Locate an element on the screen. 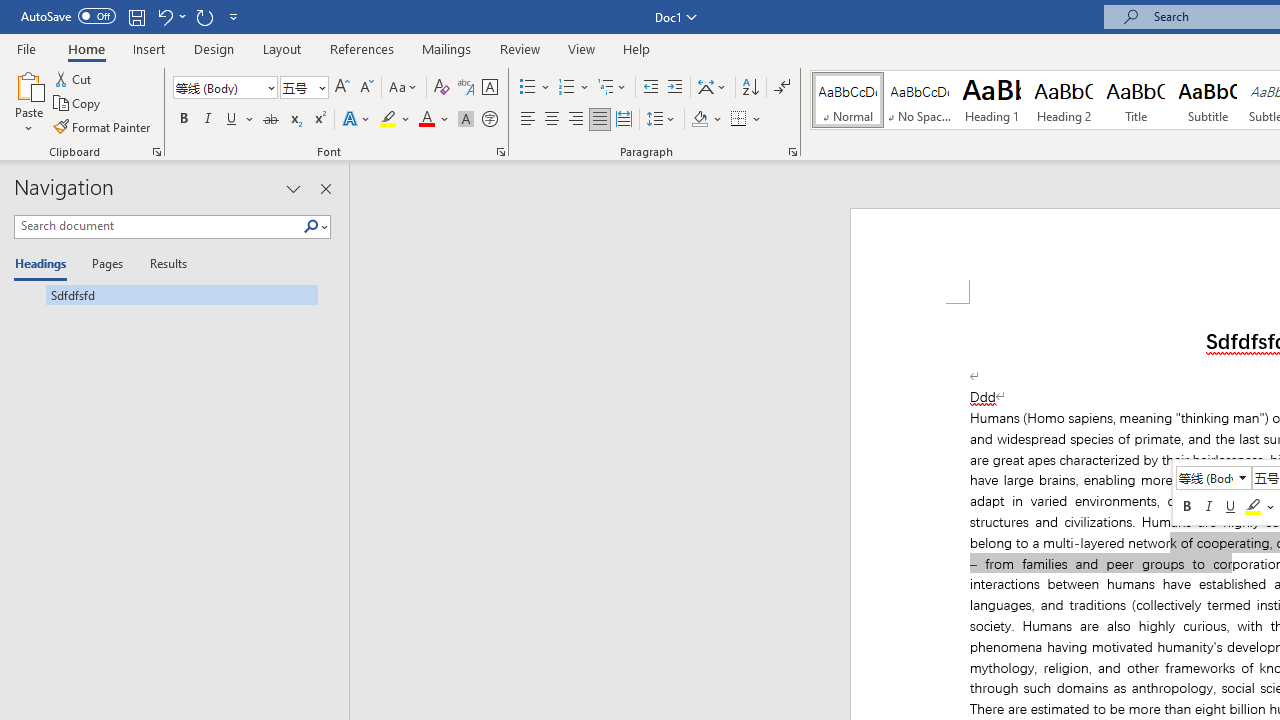 The height and width of the screenshot is (720, 1280). 'Undo ' is located at coordinates (170, 16).